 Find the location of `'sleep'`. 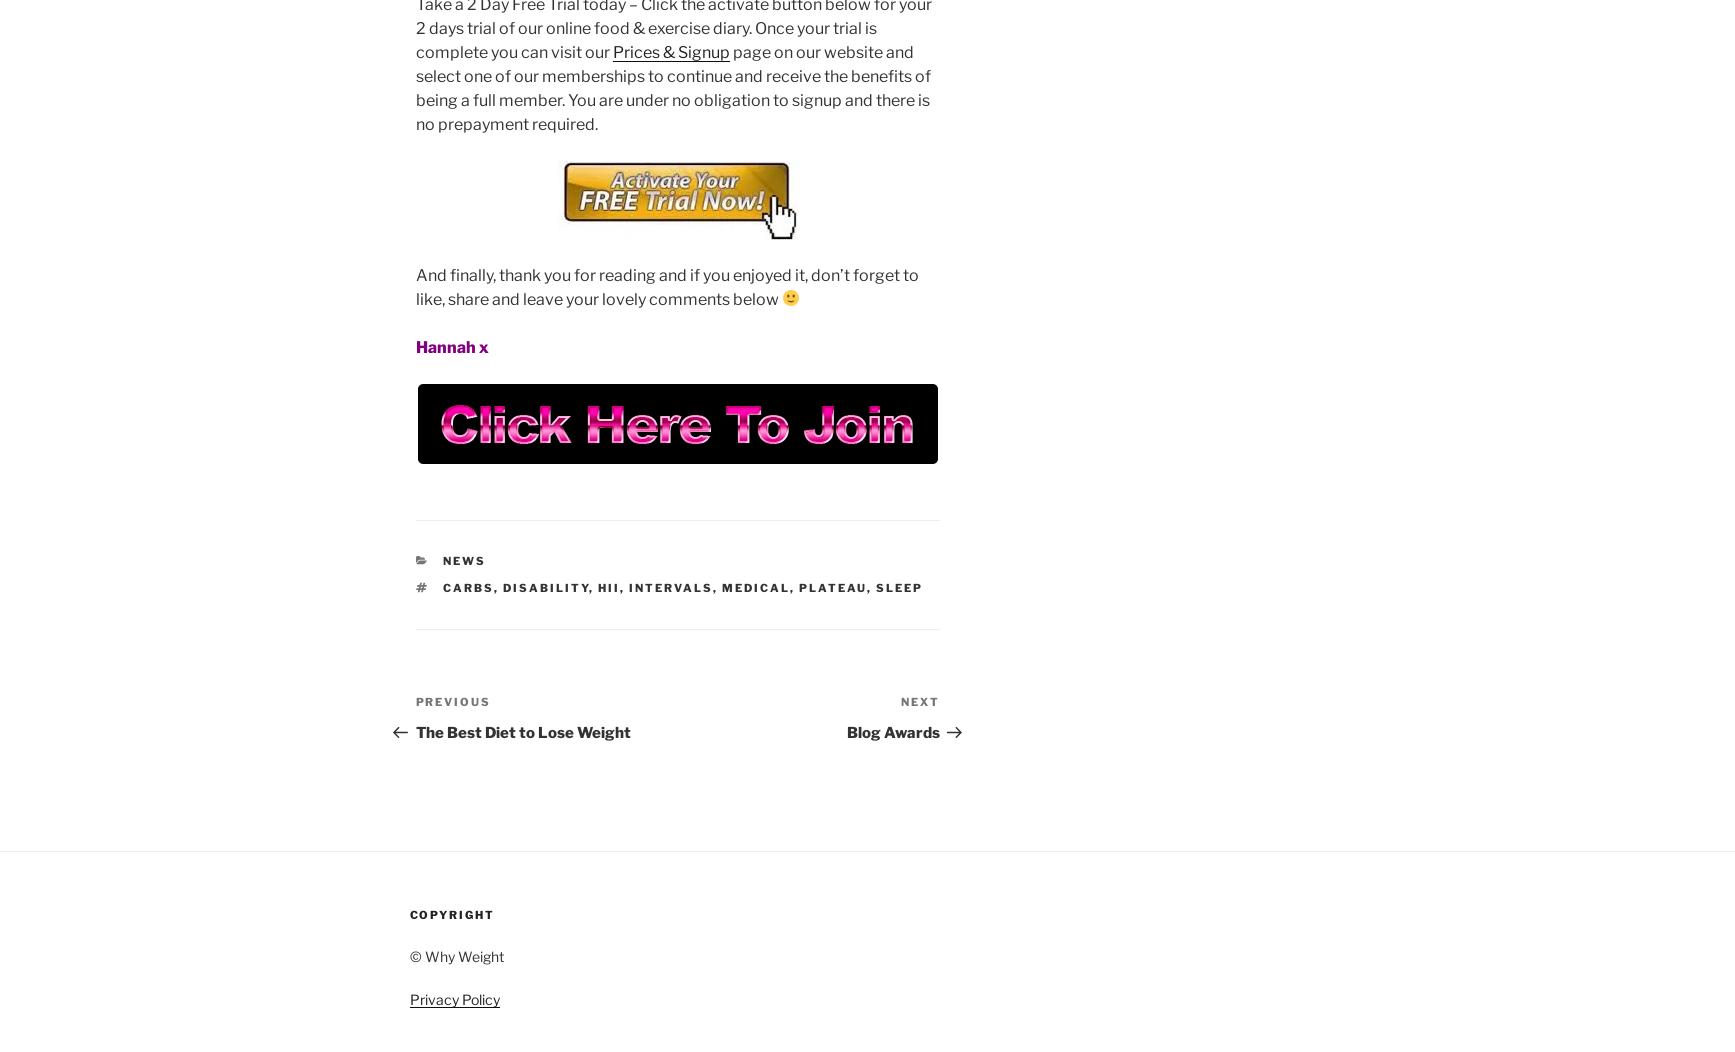

'sleep' is located at coordinates (898, 586).